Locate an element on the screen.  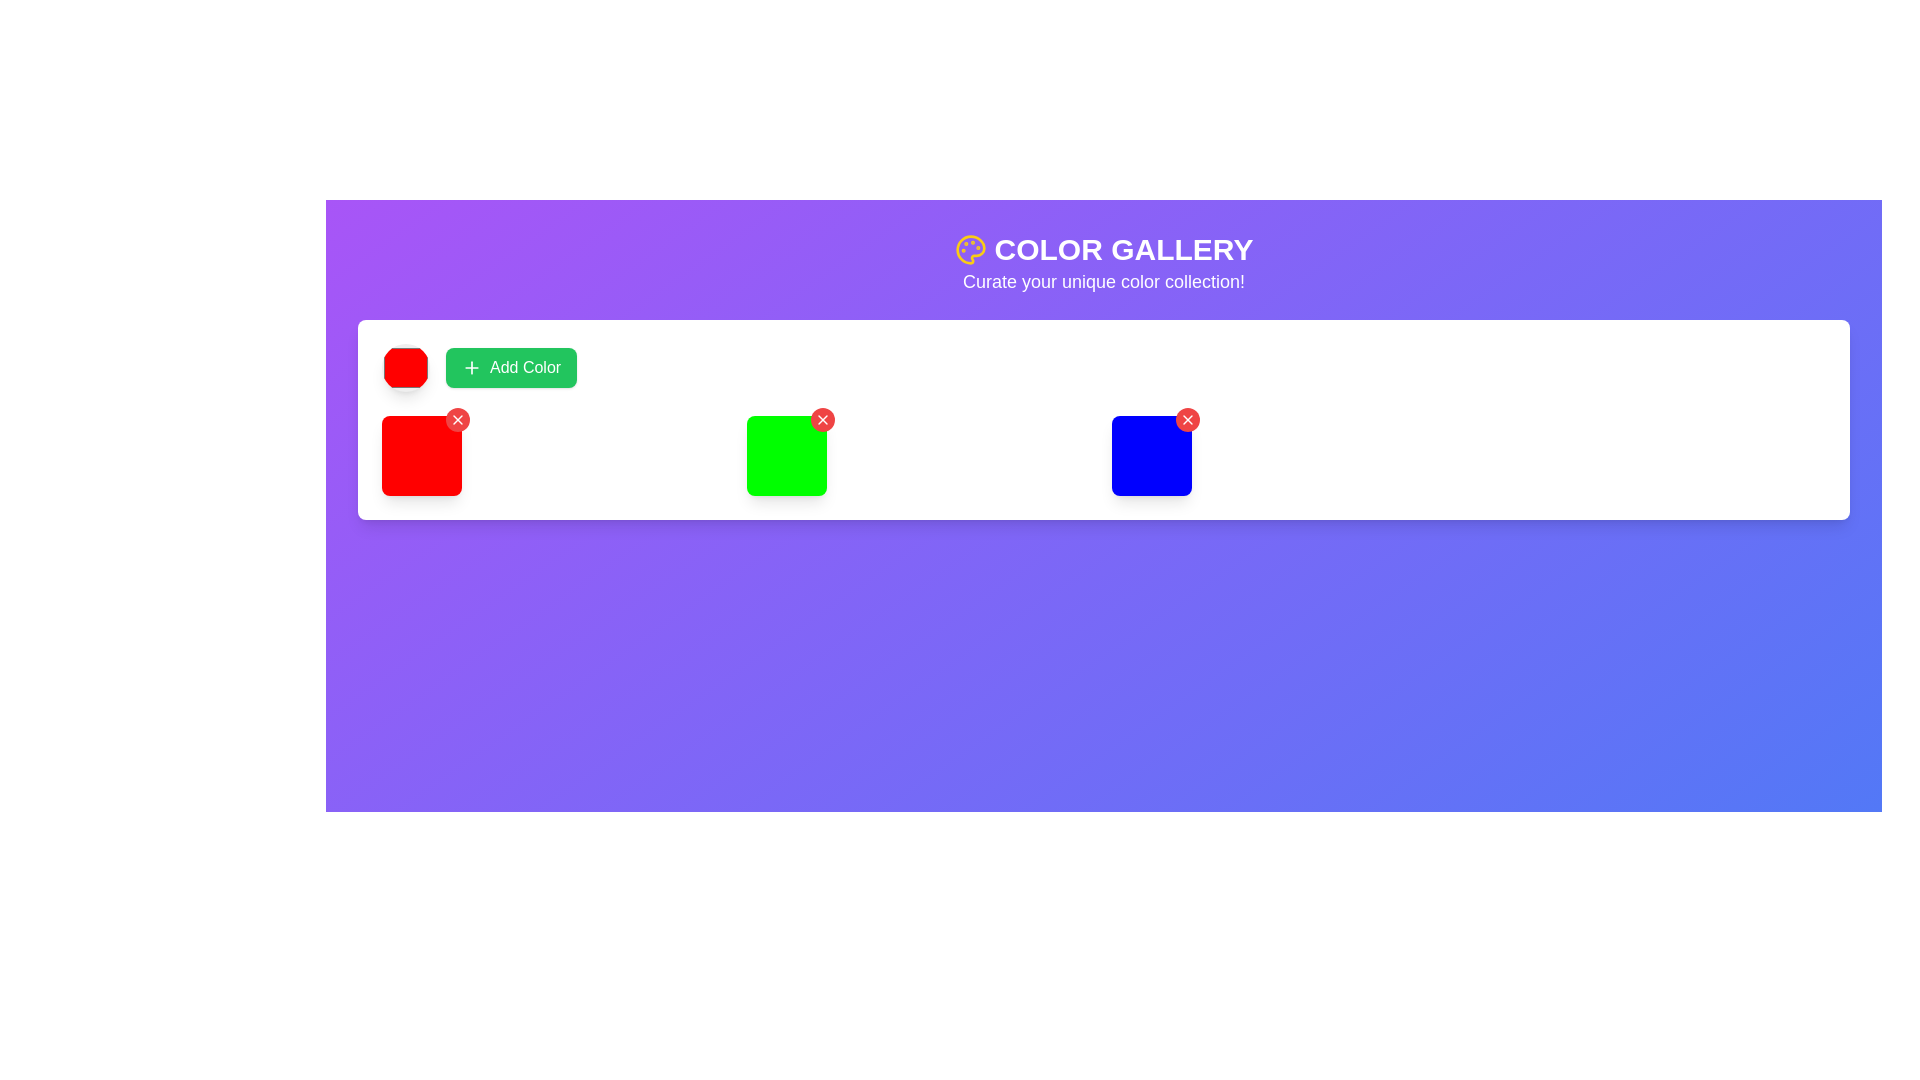
the prominent title bar that reads 'COLOR GALLERY' with a yellow palette icon on the left, styled in bold, uppercase white font against a purple background gradient is located at coordinates (1103, 249).